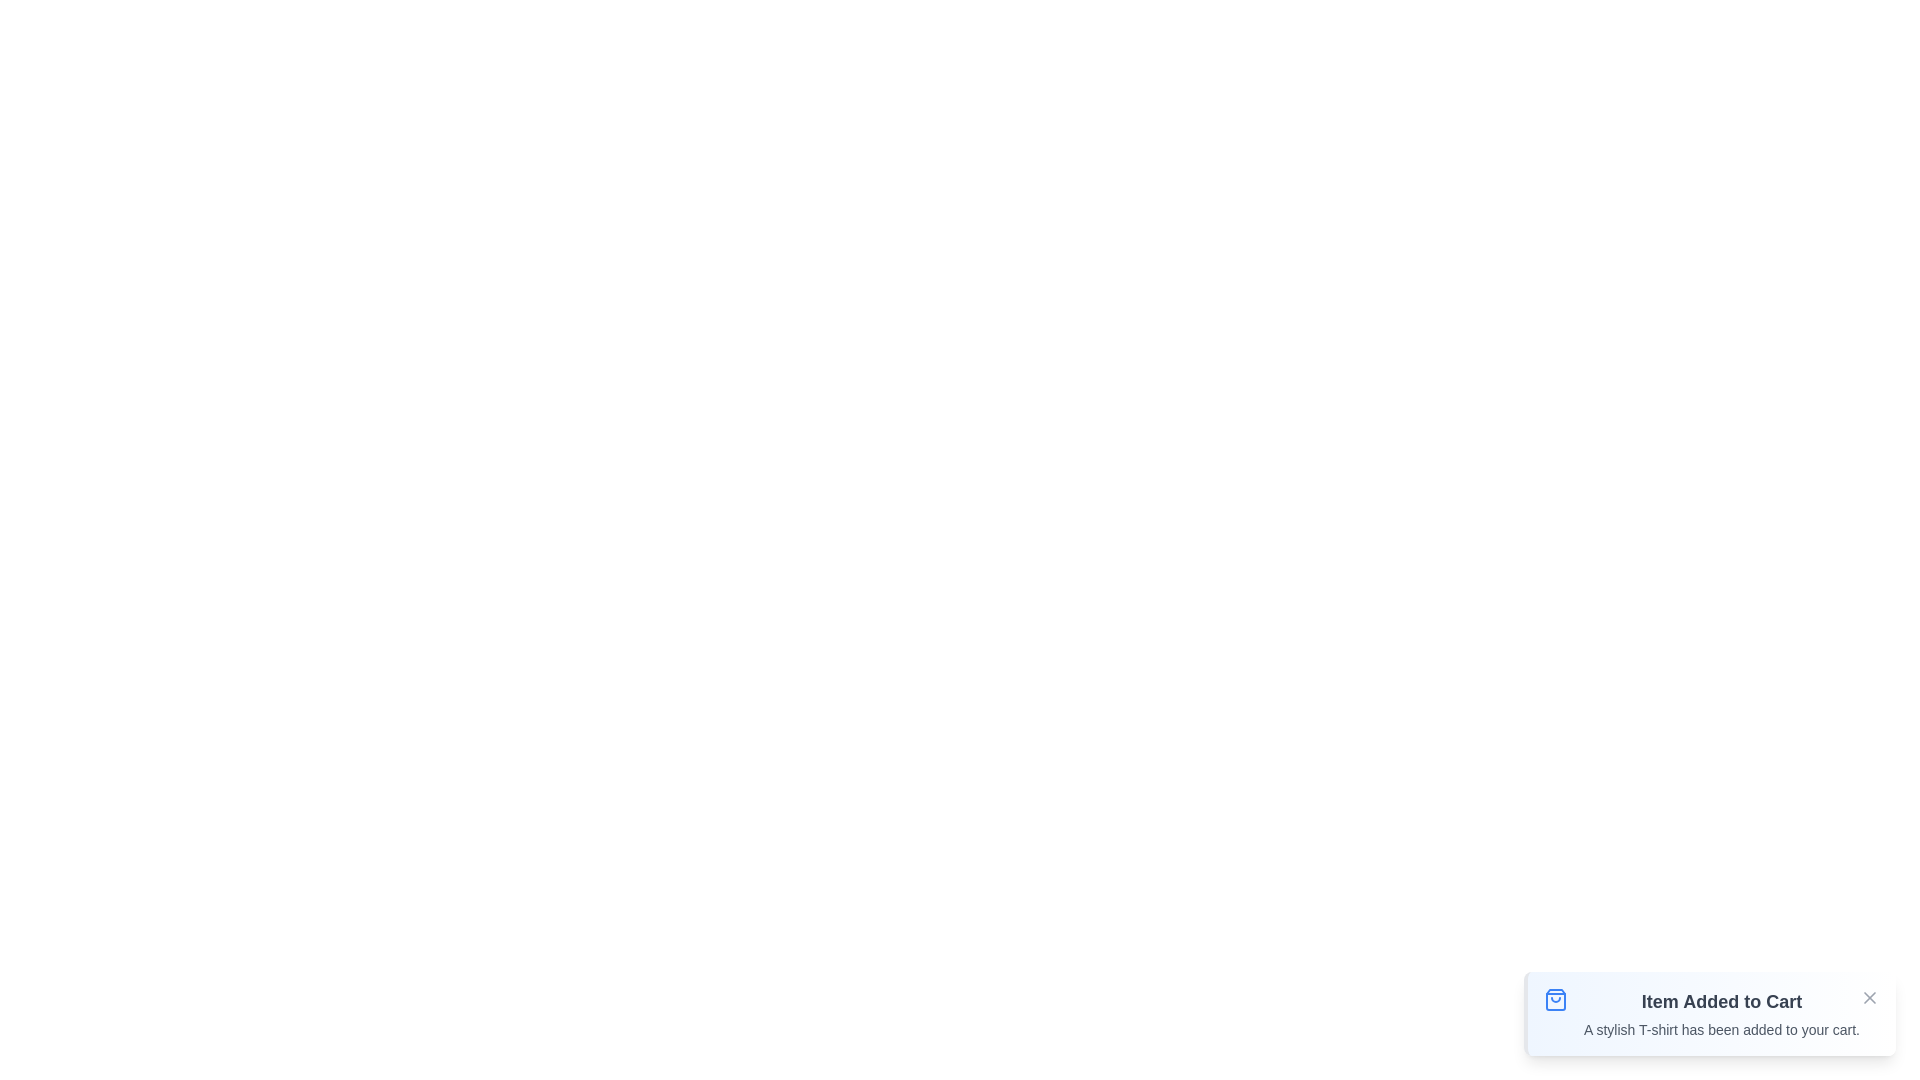  I want to click on the notification to observe the hover effect, so click(1707, 1014).